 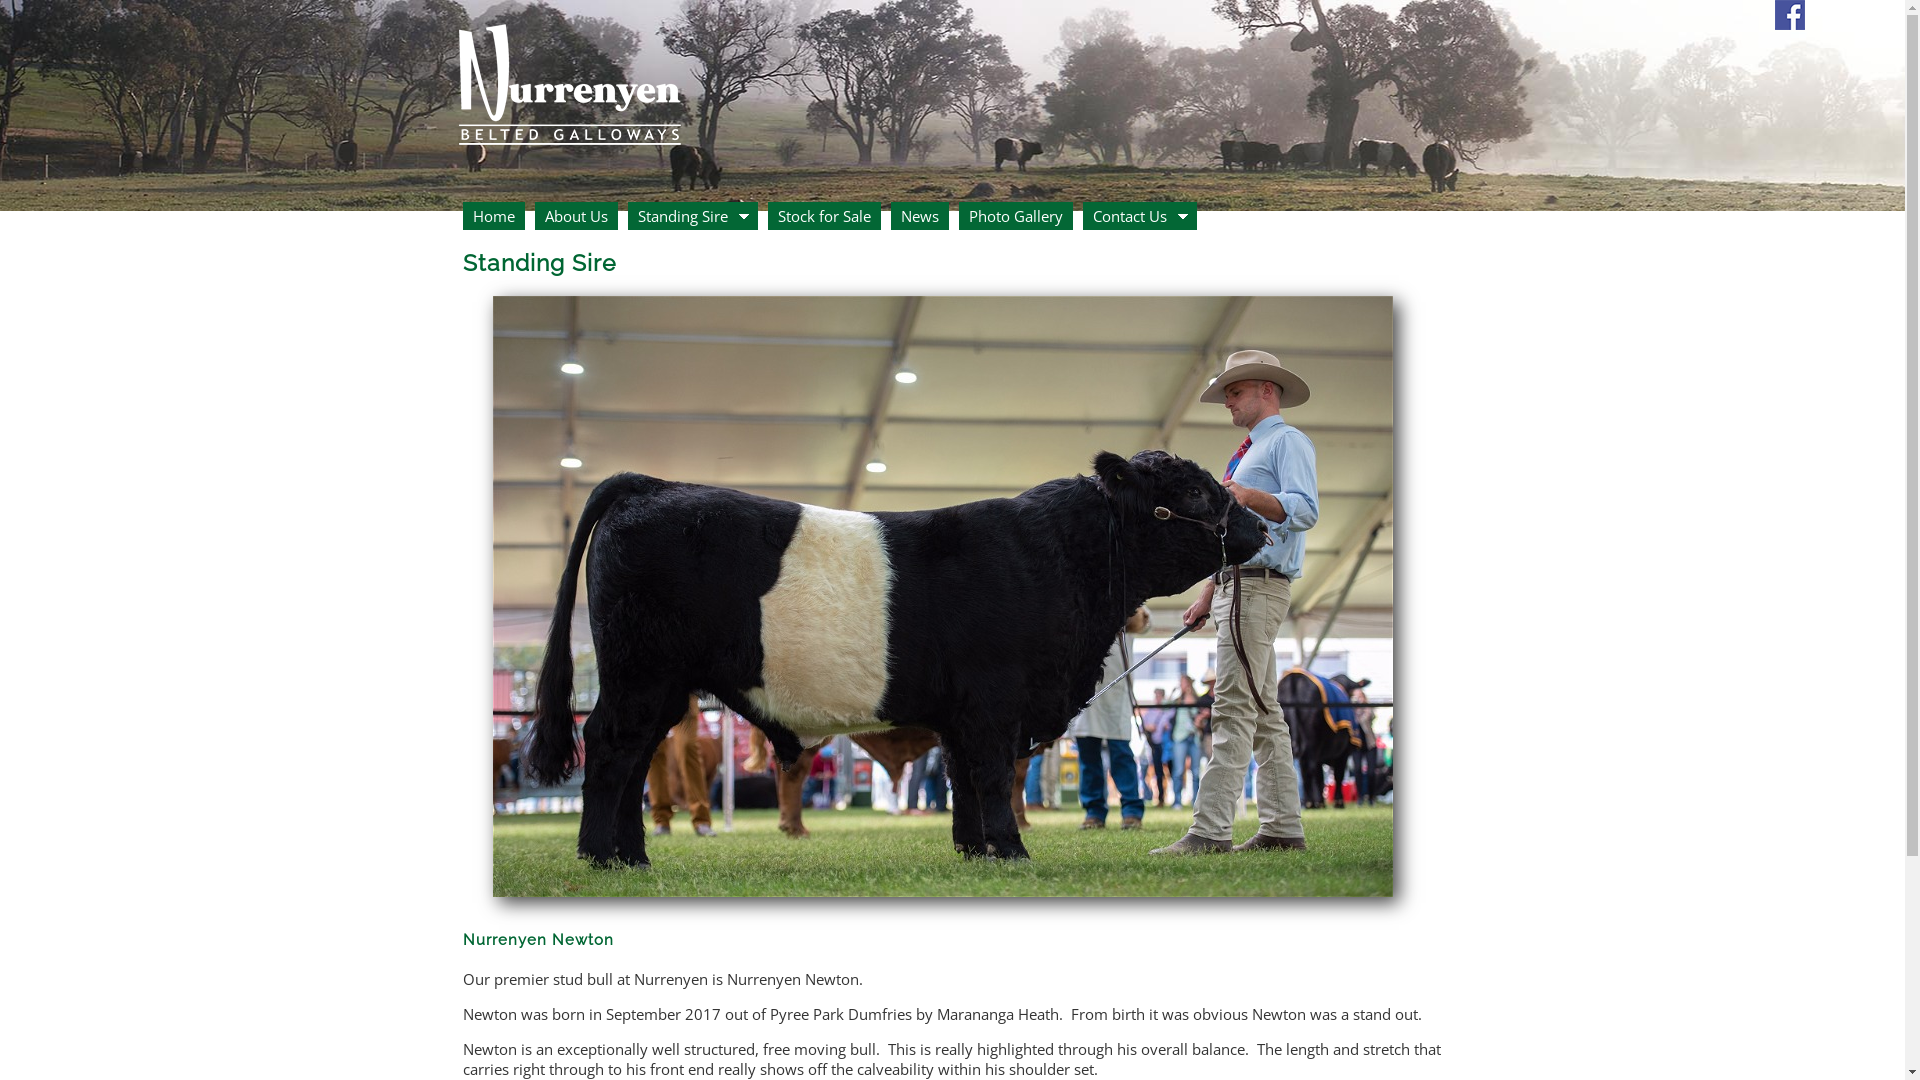 I want to click on 'Photo Gallery', so click(x=1014, y=216).